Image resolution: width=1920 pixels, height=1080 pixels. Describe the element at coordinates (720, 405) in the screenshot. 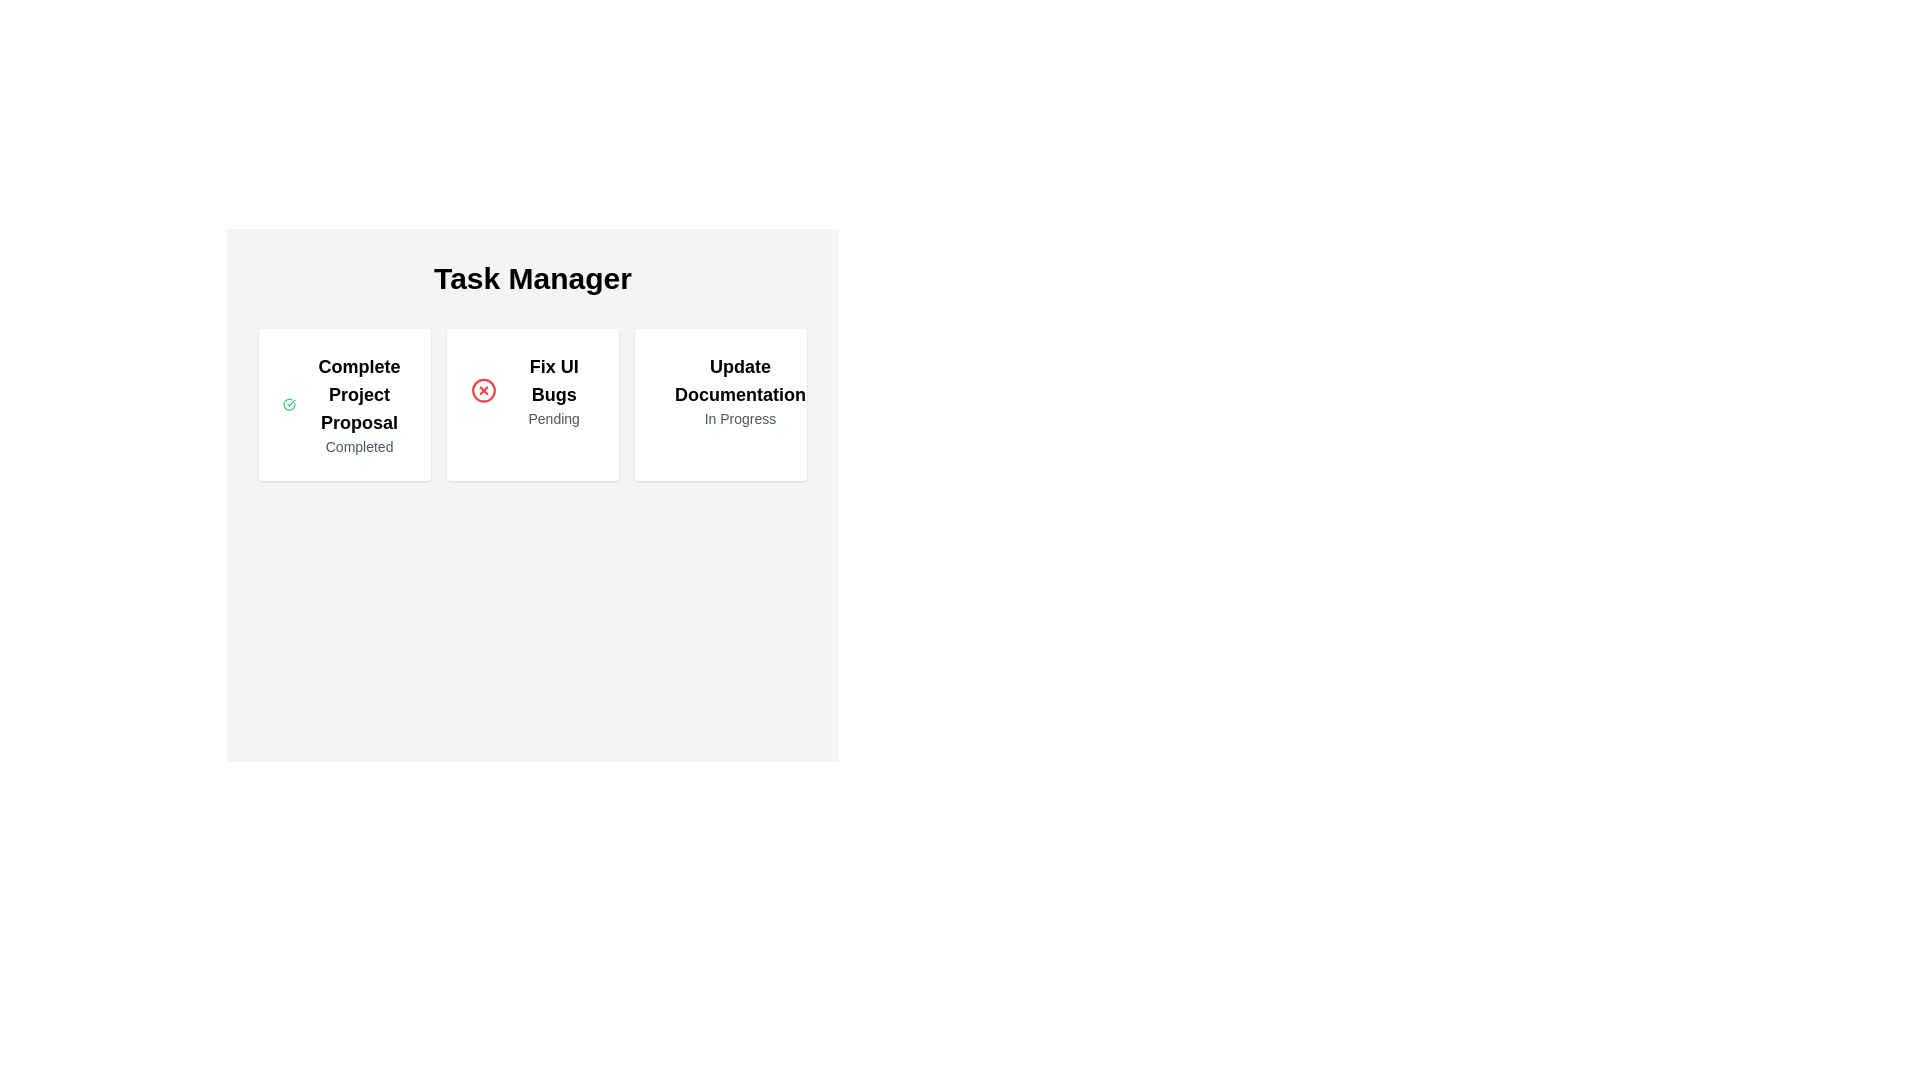

I see `the Task card labeled 'Update Documentation' which shows the status 'In Progress'` at that location.